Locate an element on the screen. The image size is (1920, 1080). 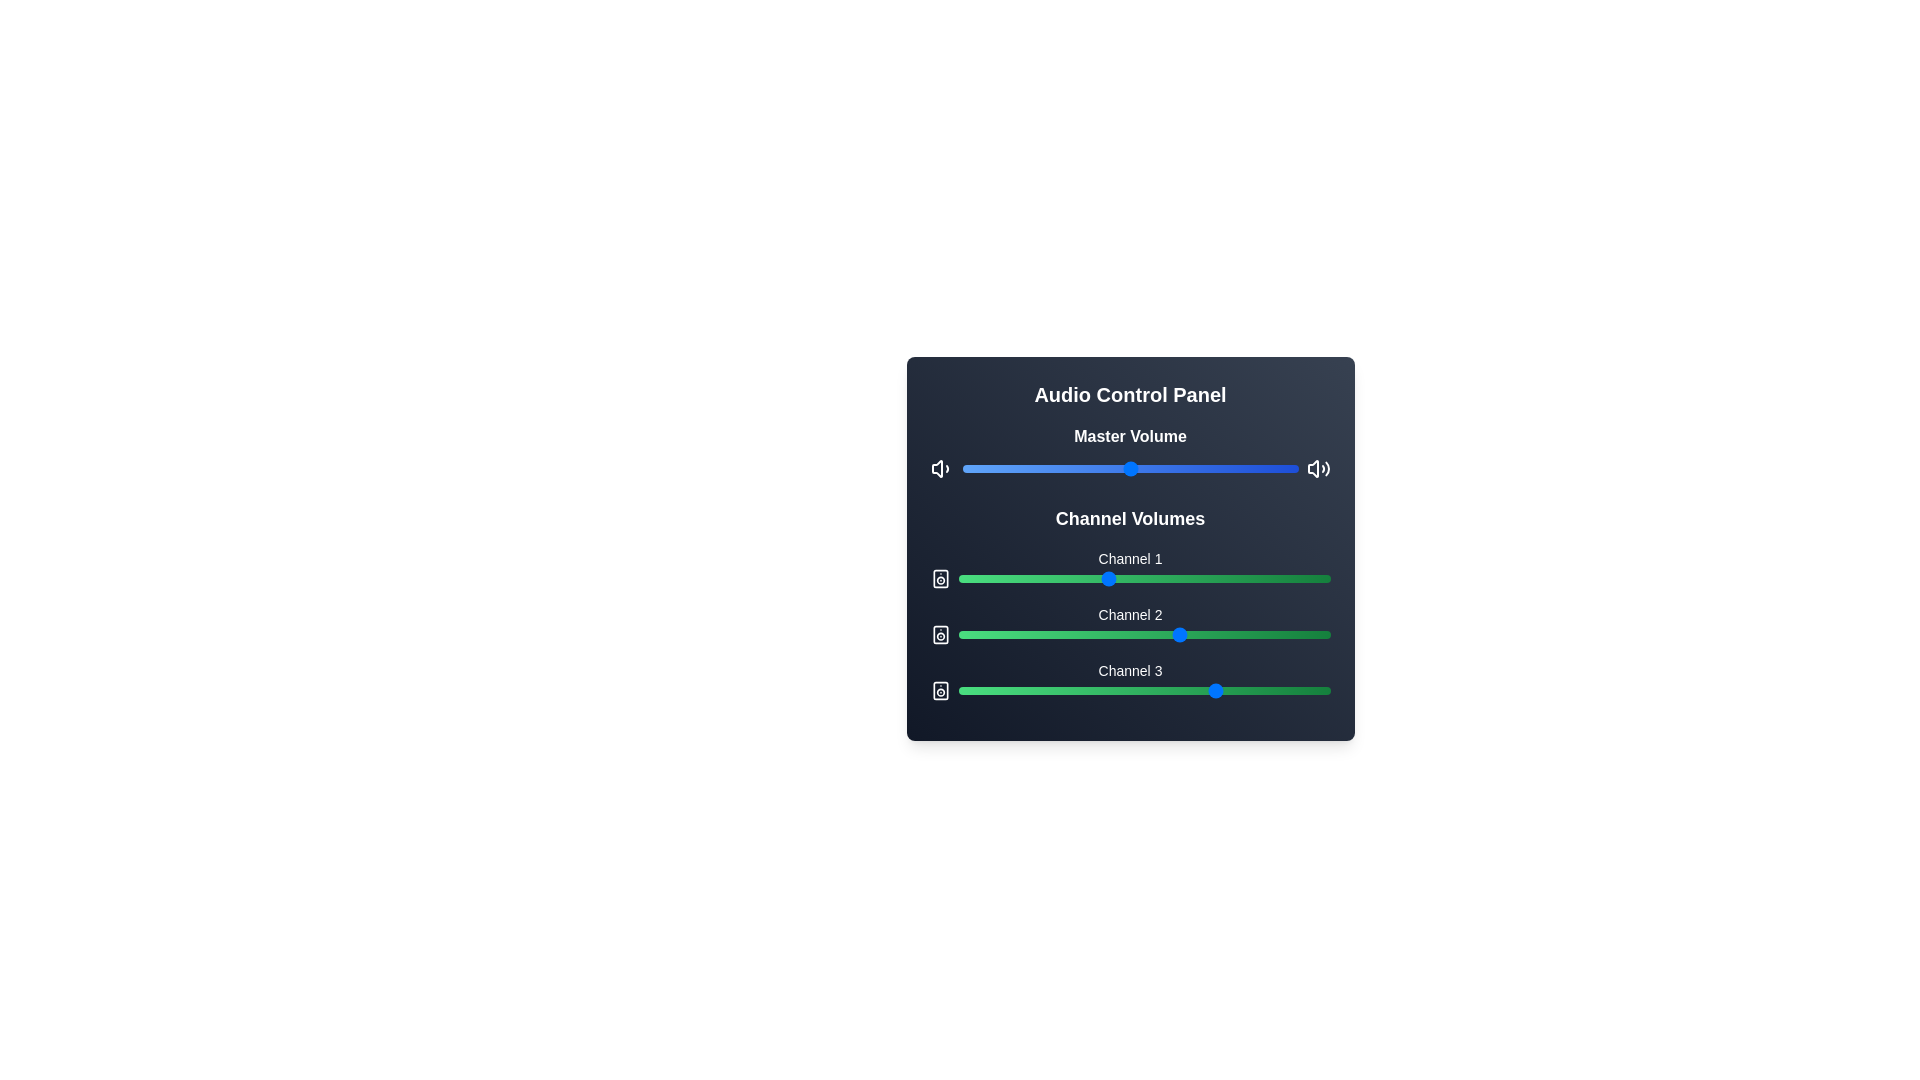
the volume of Channel 2 is located at coordinates (1003, 635).